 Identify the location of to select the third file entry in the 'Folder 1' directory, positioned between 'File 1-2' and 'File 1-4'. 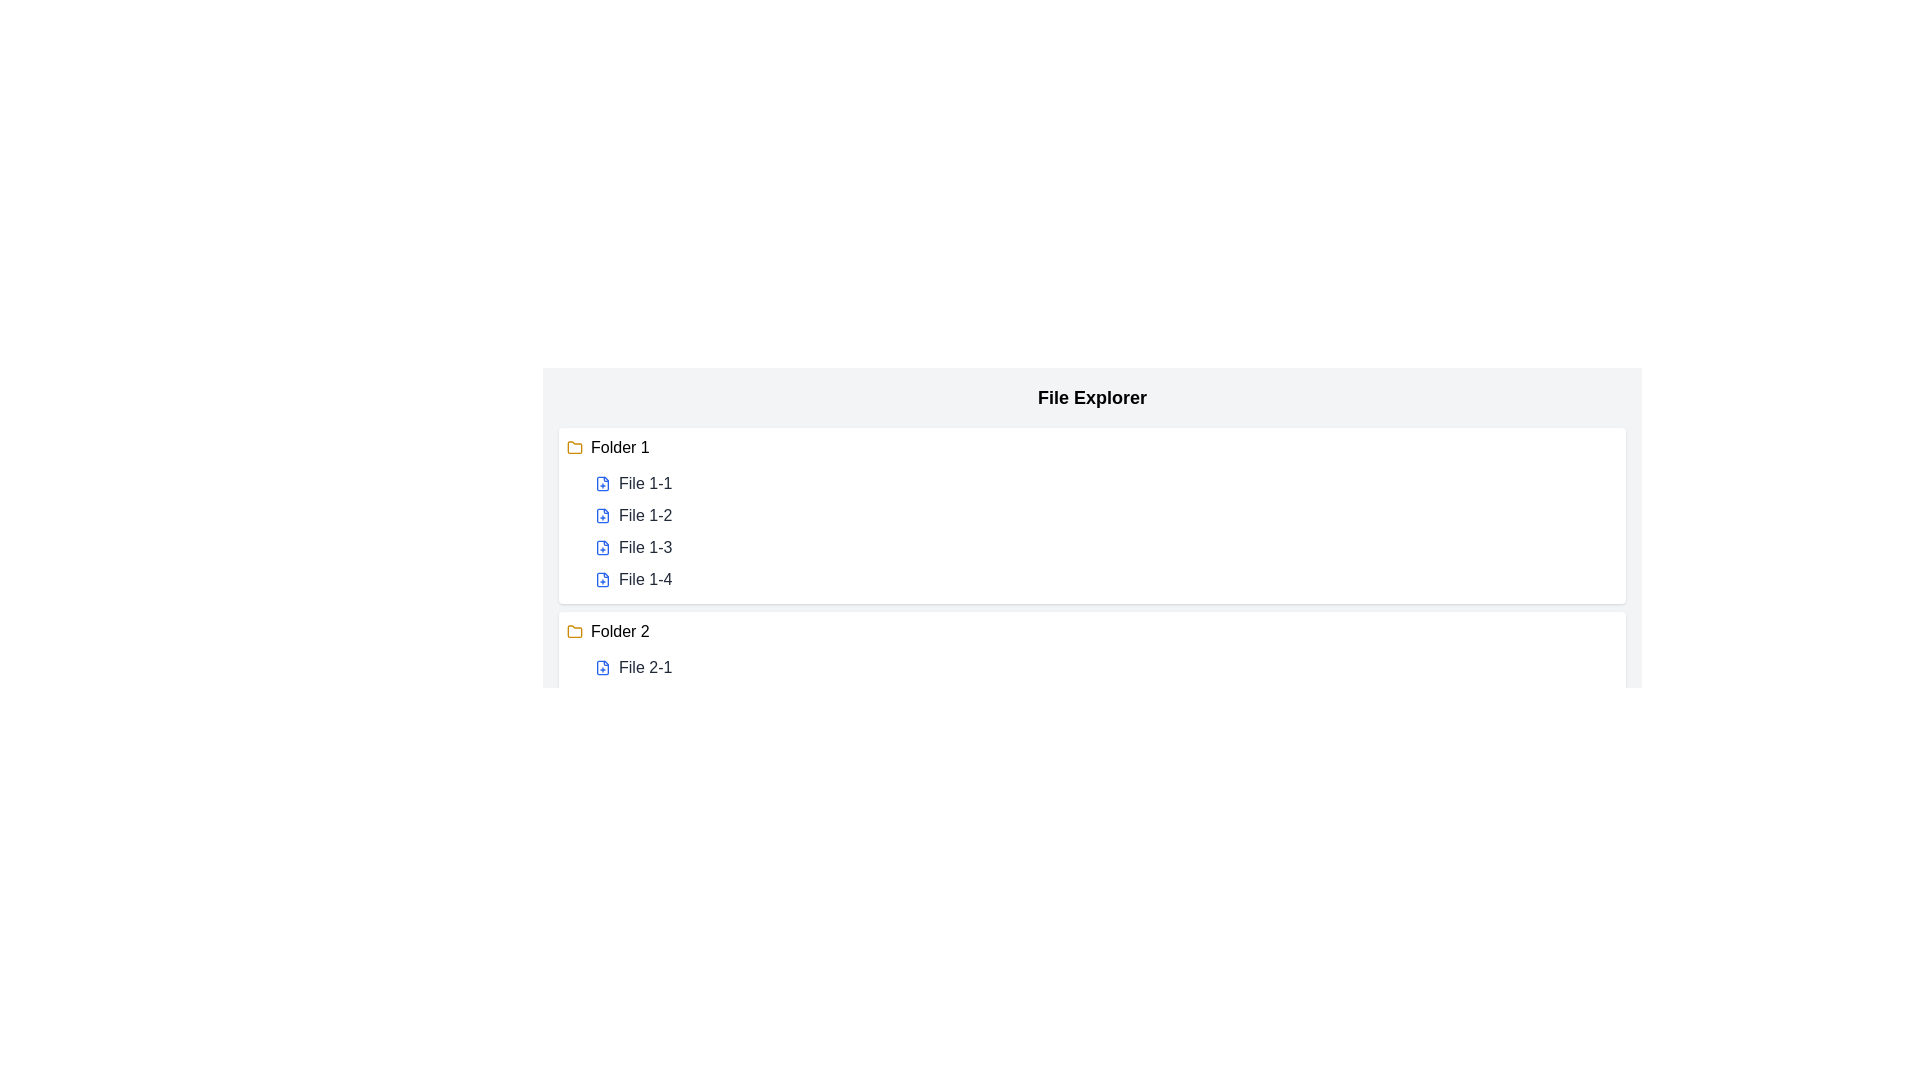
(645, 547).